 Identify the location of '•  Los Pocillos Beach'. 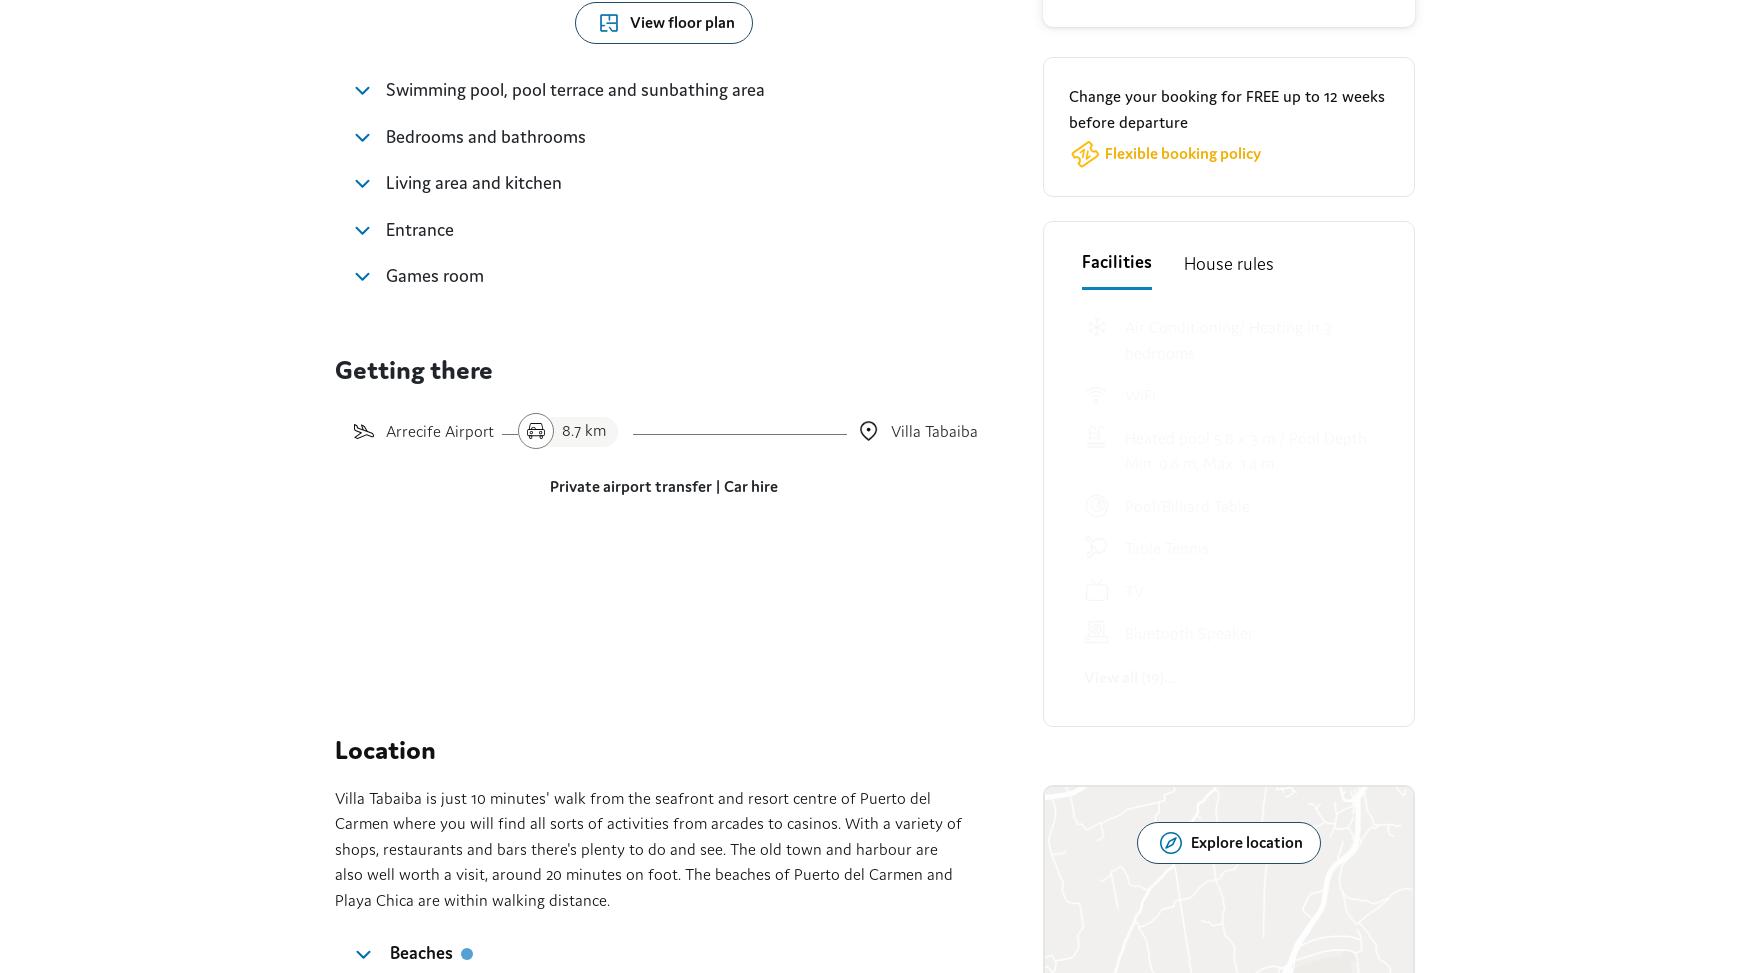
(833, 111).